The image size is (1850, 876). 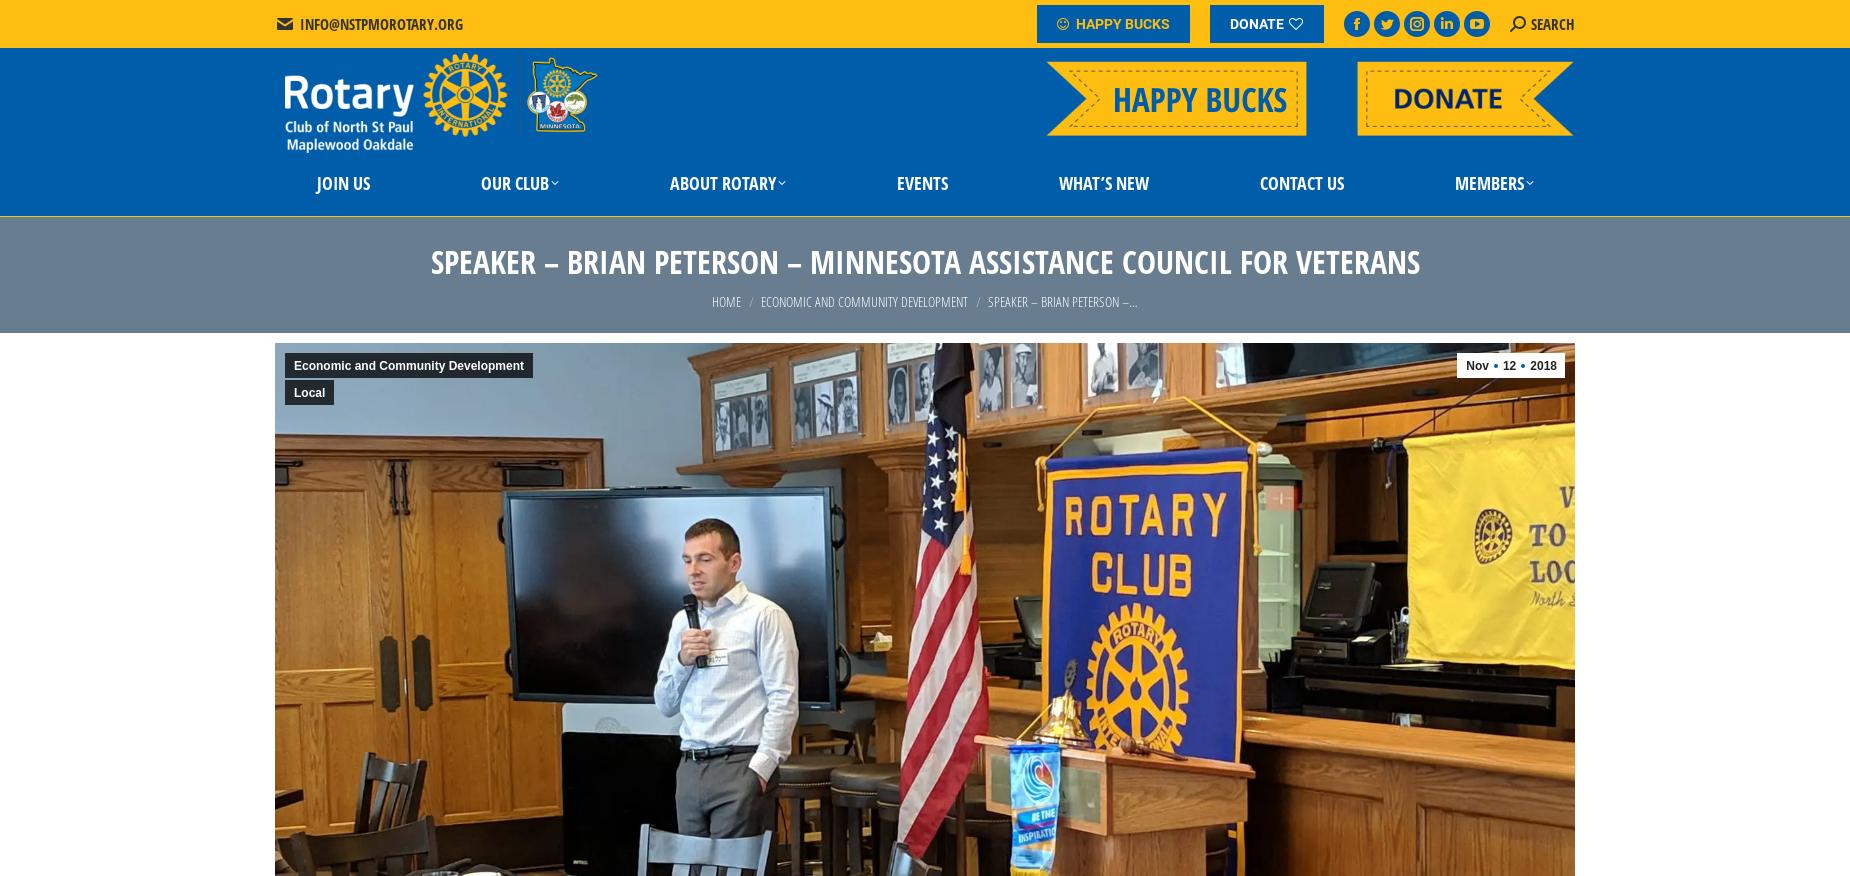 What do you see at coordinates (292, 392) in the screenshot?
I see `'Local'` at bounding box center [292, 392].